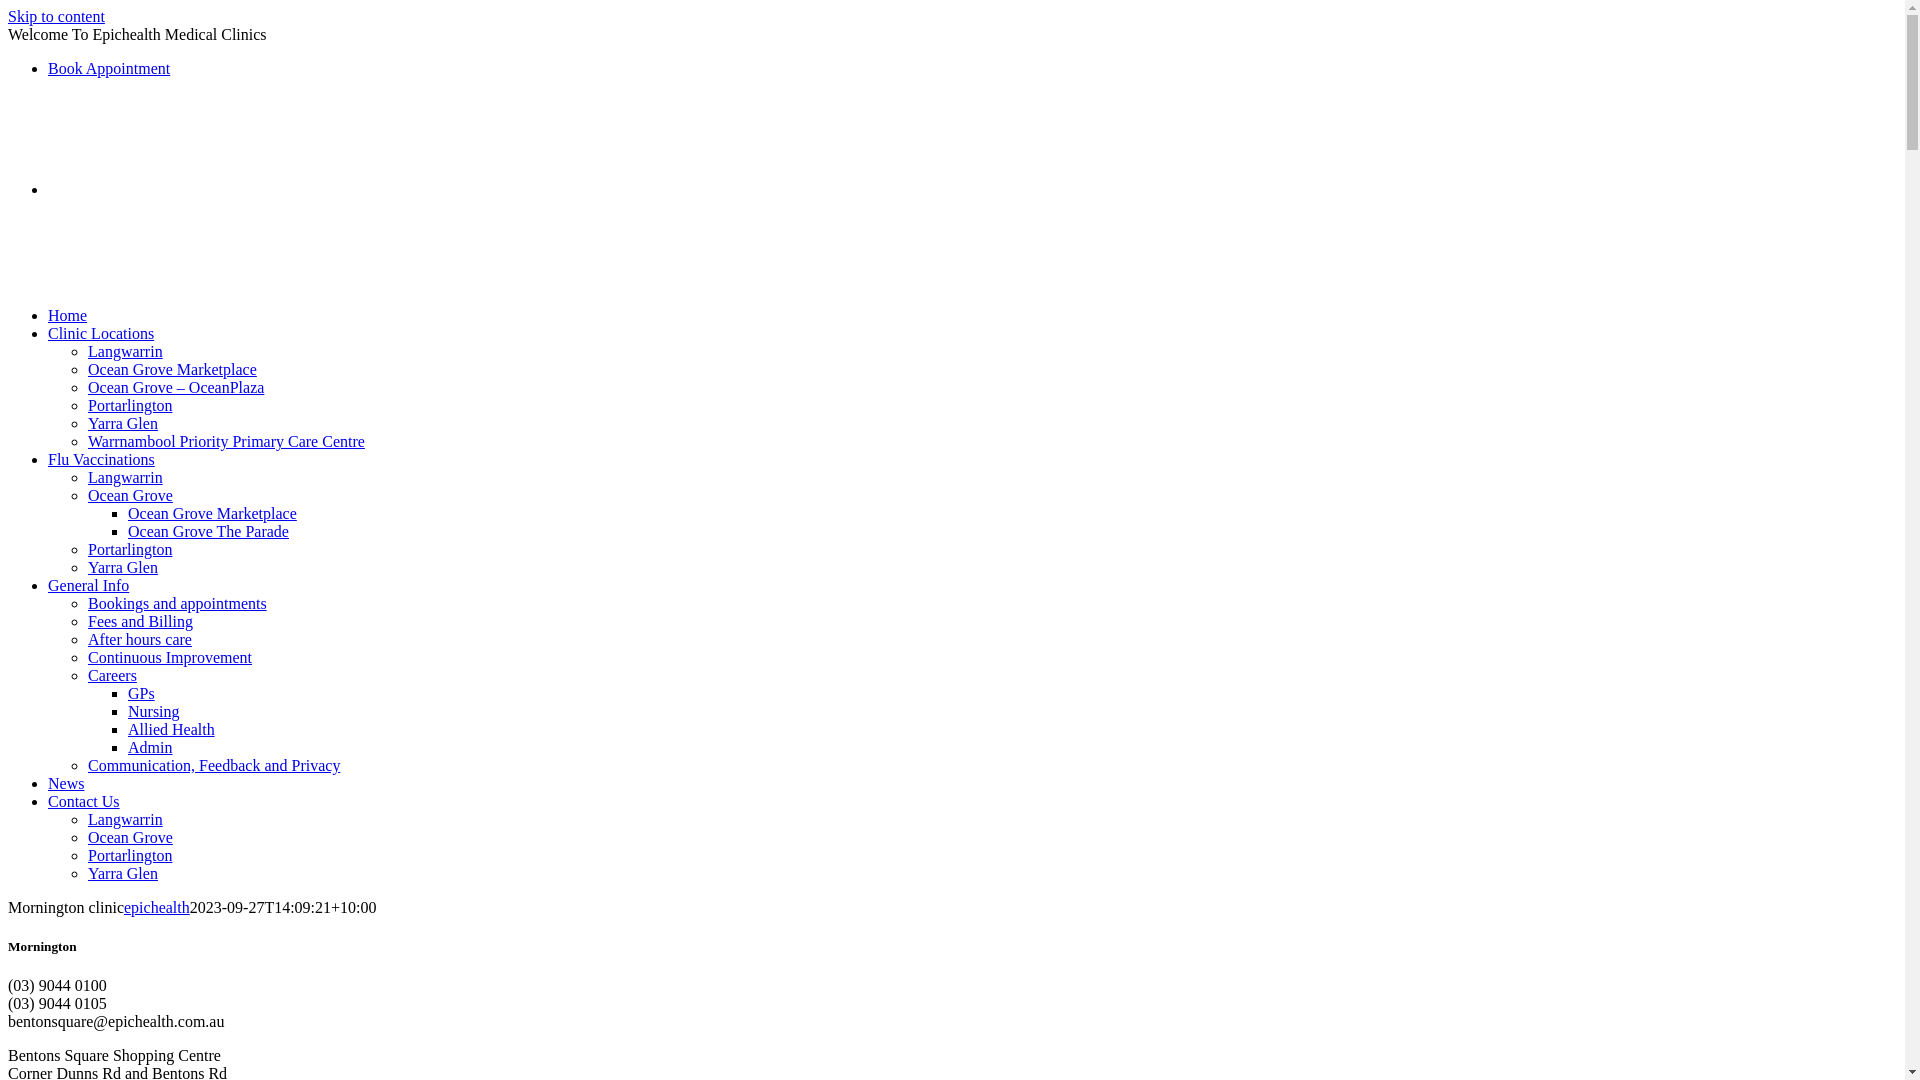 This screenshot has width=1920, height=1080. I want to click on 'Fees and Billing', so click(86, 620).